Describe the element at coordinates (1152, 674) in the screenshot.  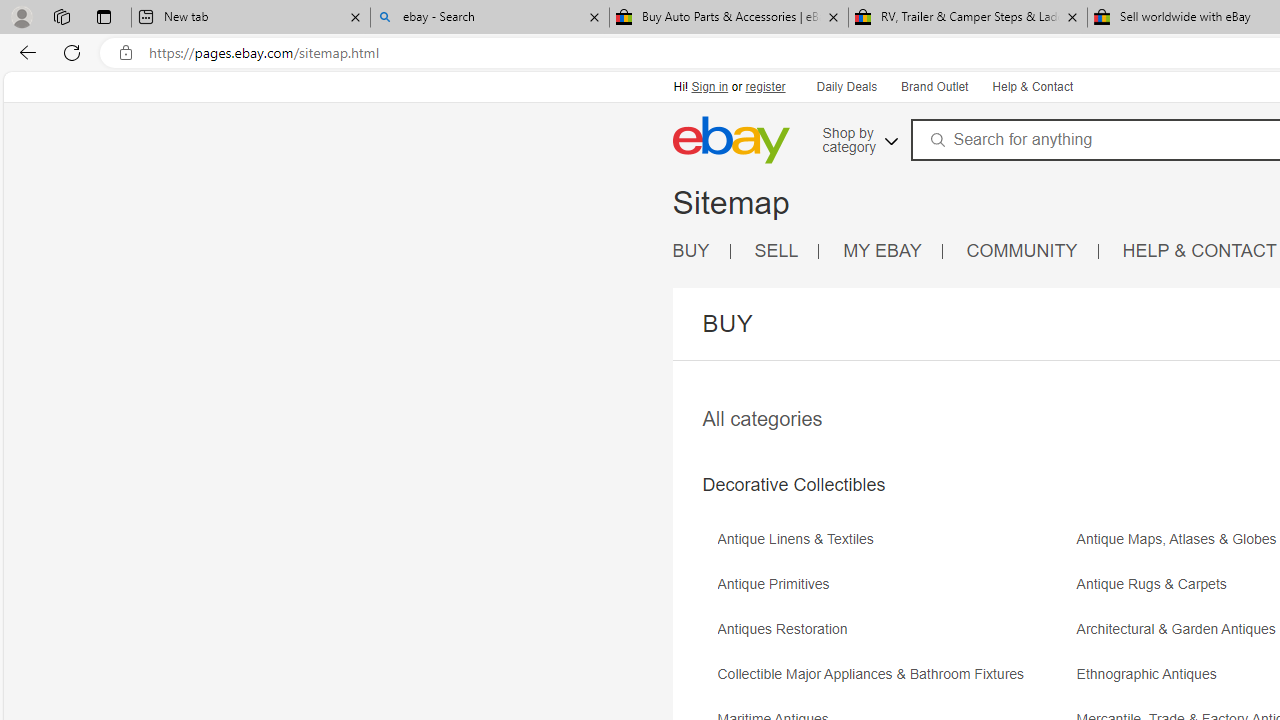
I see `'Ethnographic Antiques'` at that location.